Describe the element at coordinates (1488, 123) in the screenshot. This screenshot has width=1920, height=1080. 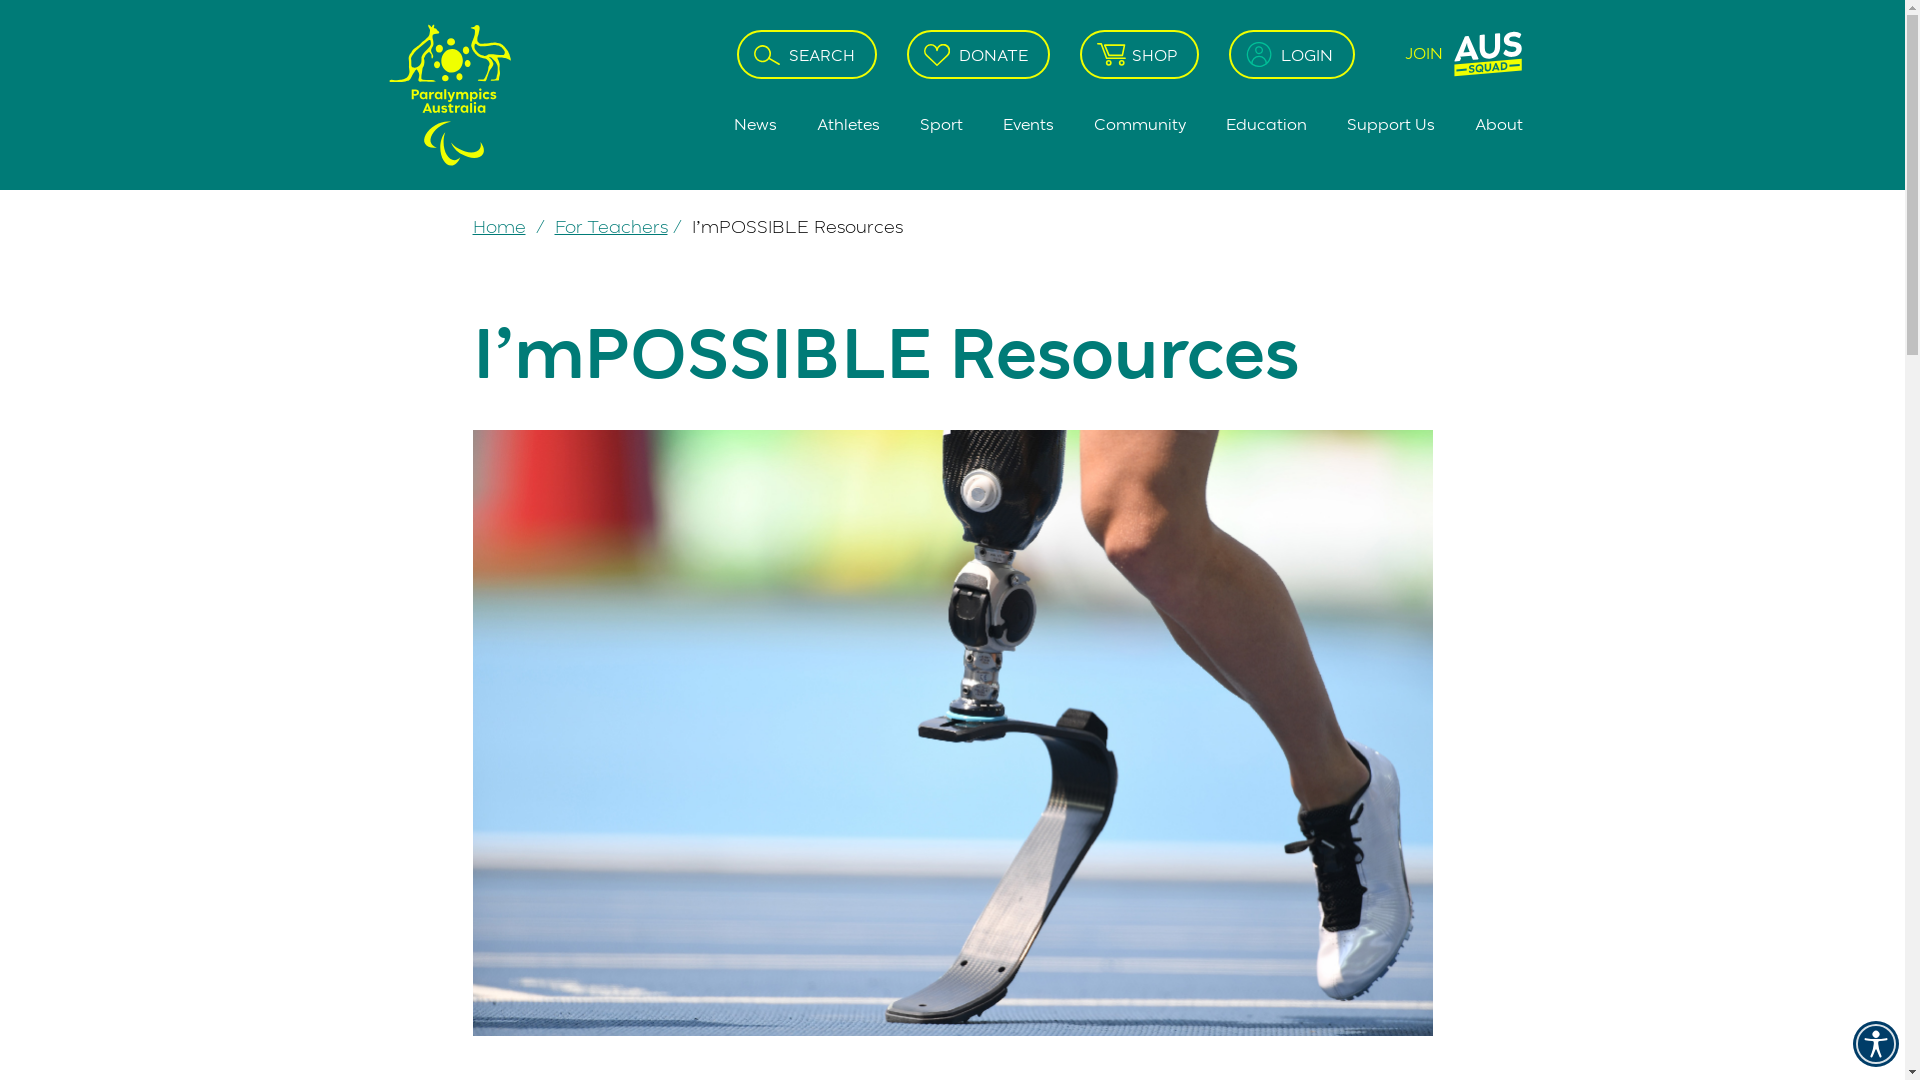
I see `'About'` at that location.